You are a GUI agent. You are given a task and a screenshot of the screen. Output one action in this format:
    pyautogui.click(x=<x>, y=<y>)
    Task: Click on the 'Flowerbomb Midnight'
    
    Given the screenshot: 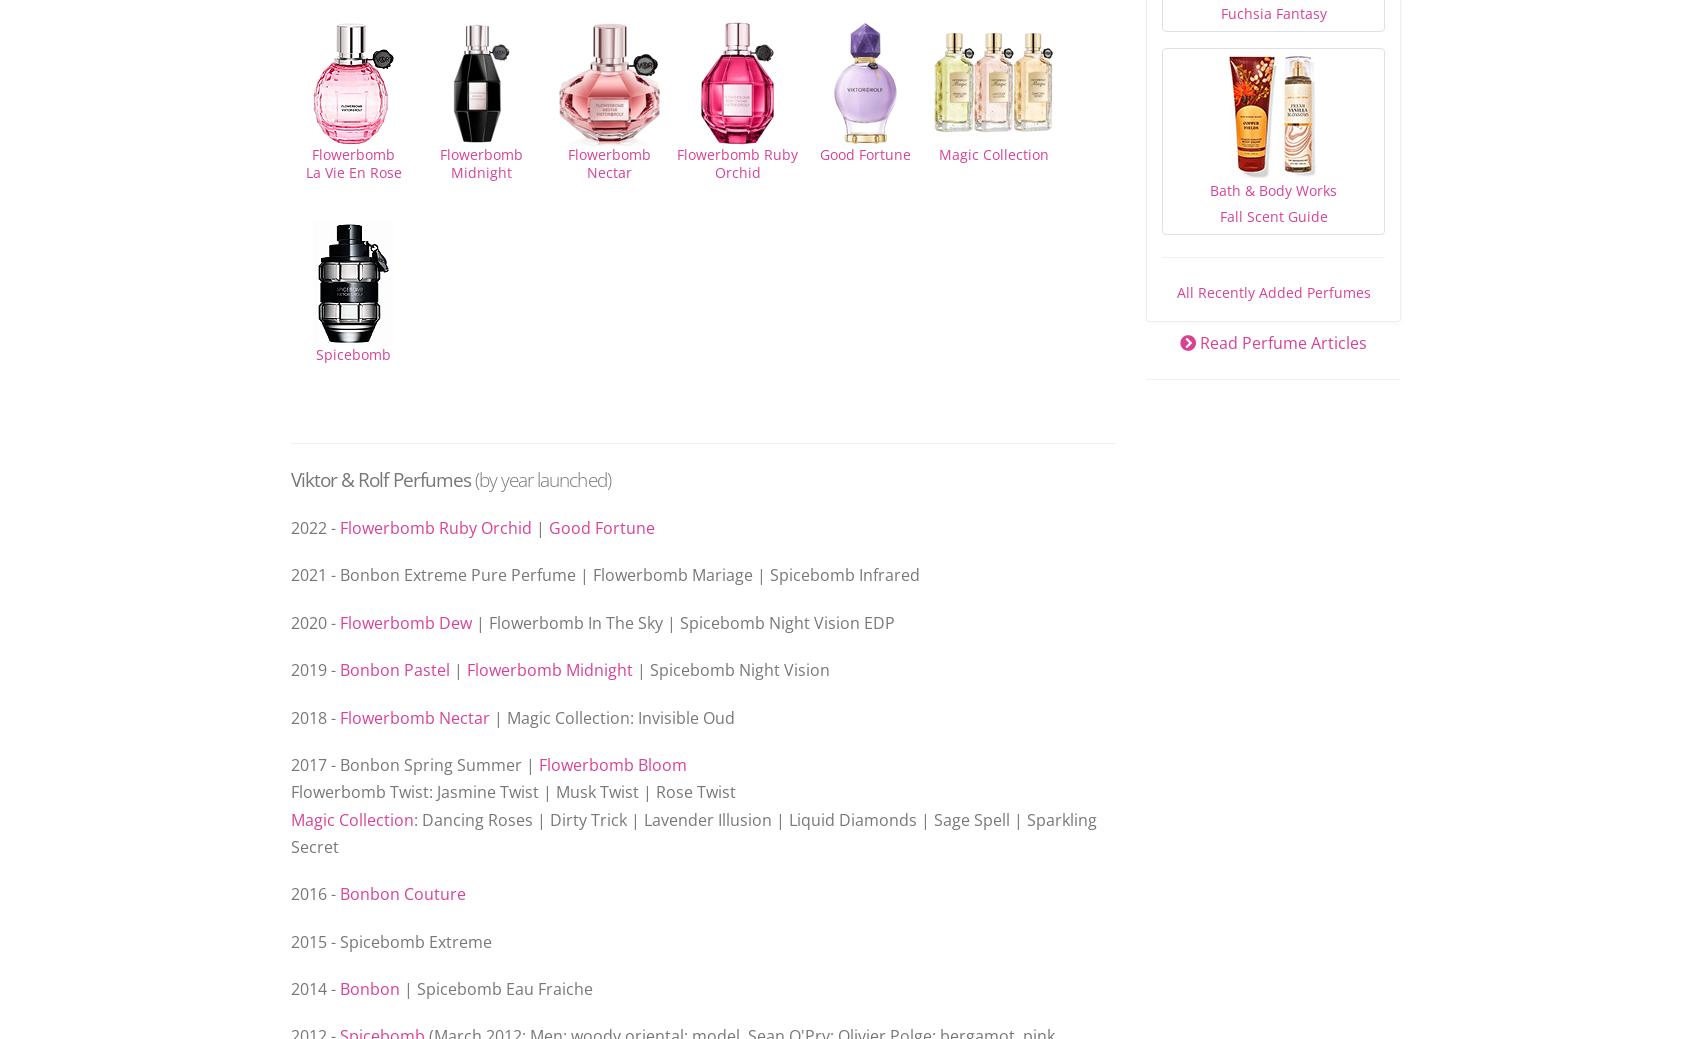 What is the action you would take?
    pyautogui.click(x=550, y=670)
    